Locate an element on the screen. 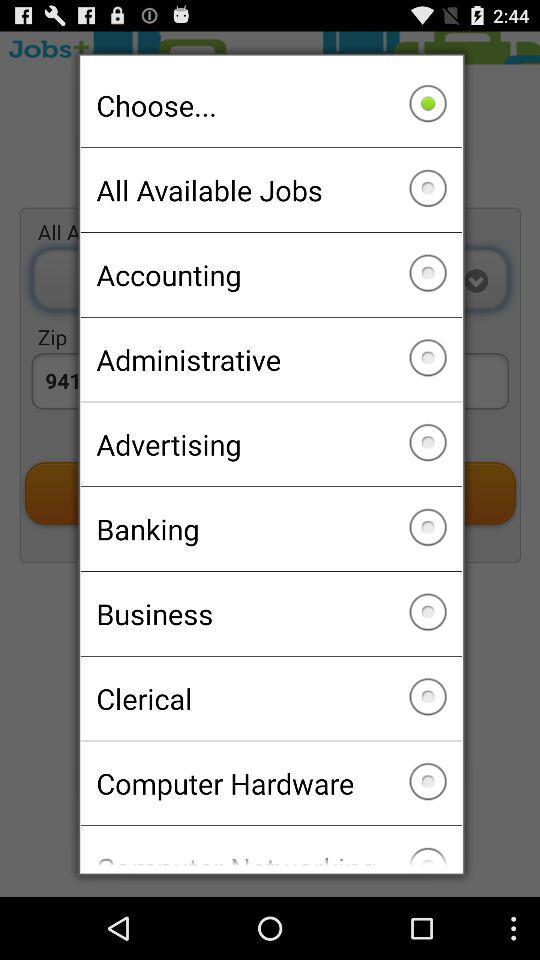 The image size is (540, 960). the item above the clerical icon is located at coordinates (270, 612).